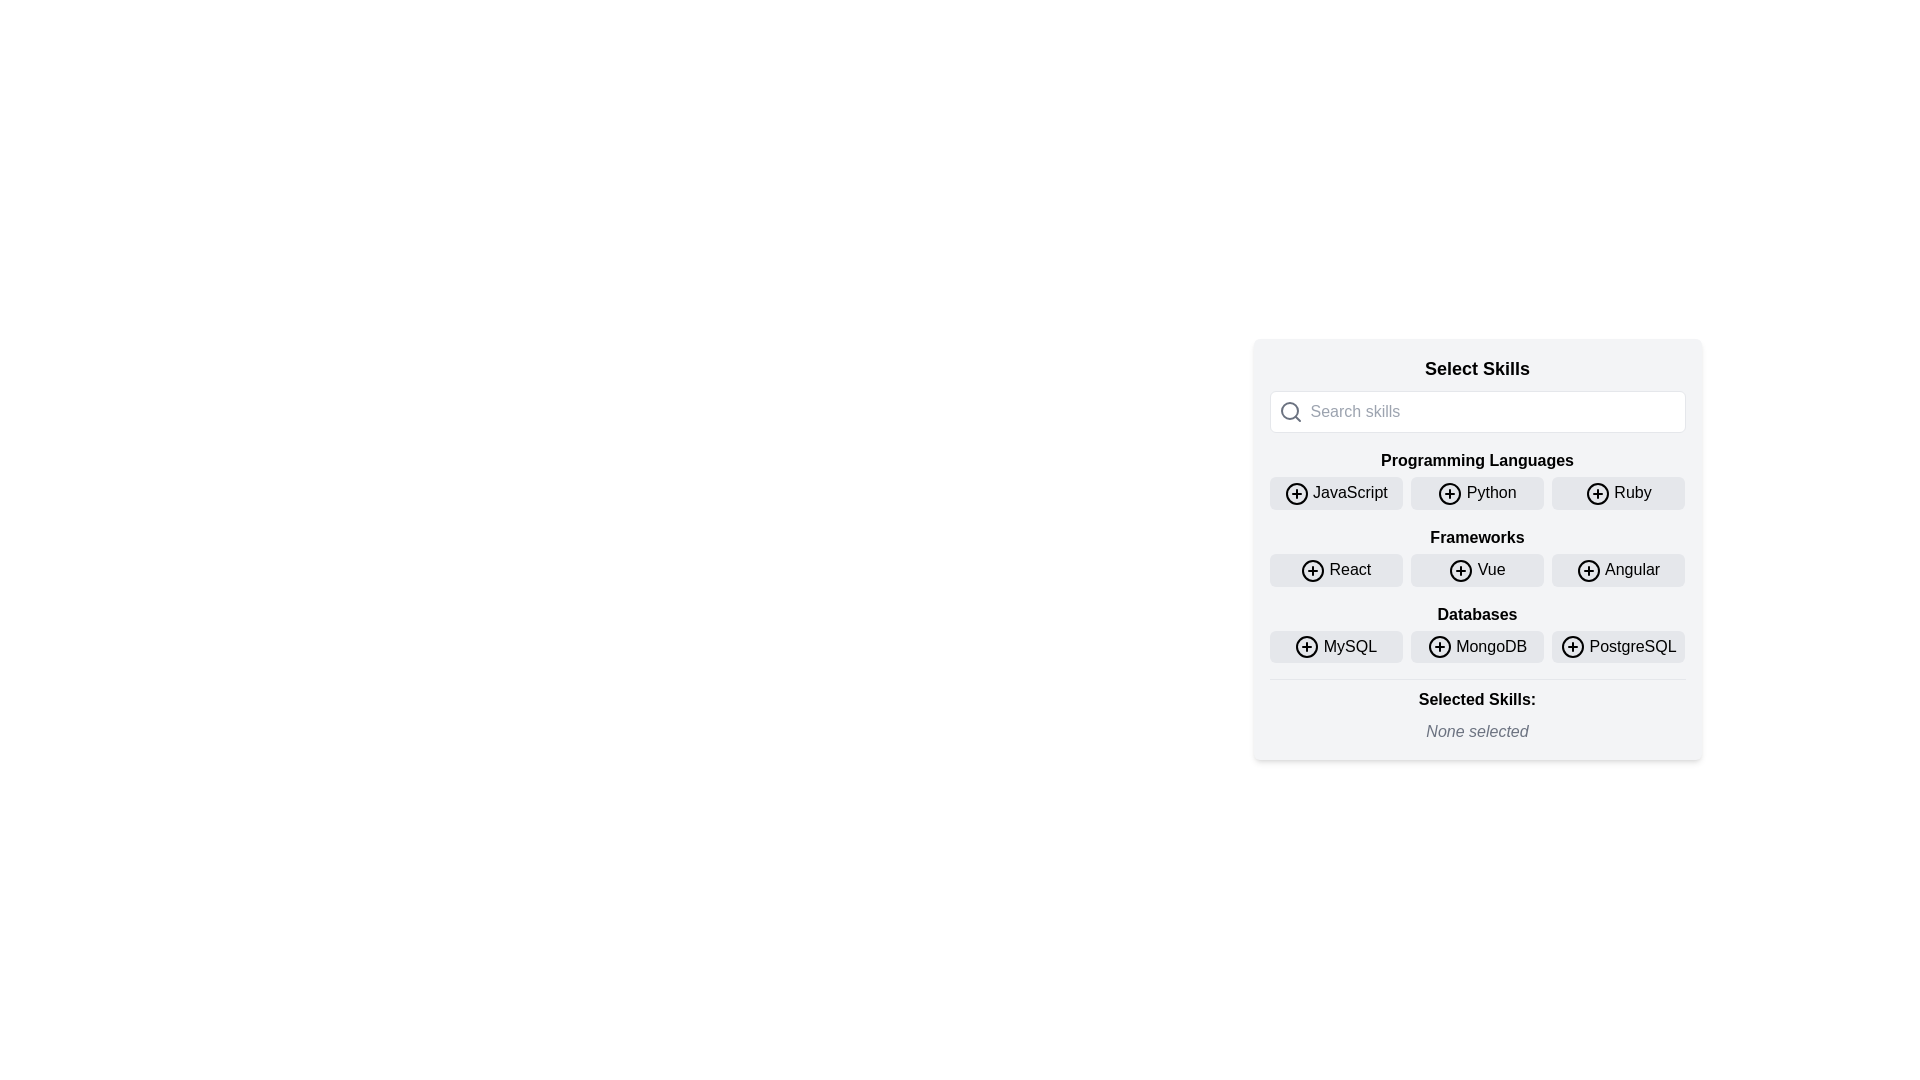 The width and height of the screenshot is (1920, 1080). I want to click on the circular SVG graphical component of the interactive icon located, so click(1296, 493).